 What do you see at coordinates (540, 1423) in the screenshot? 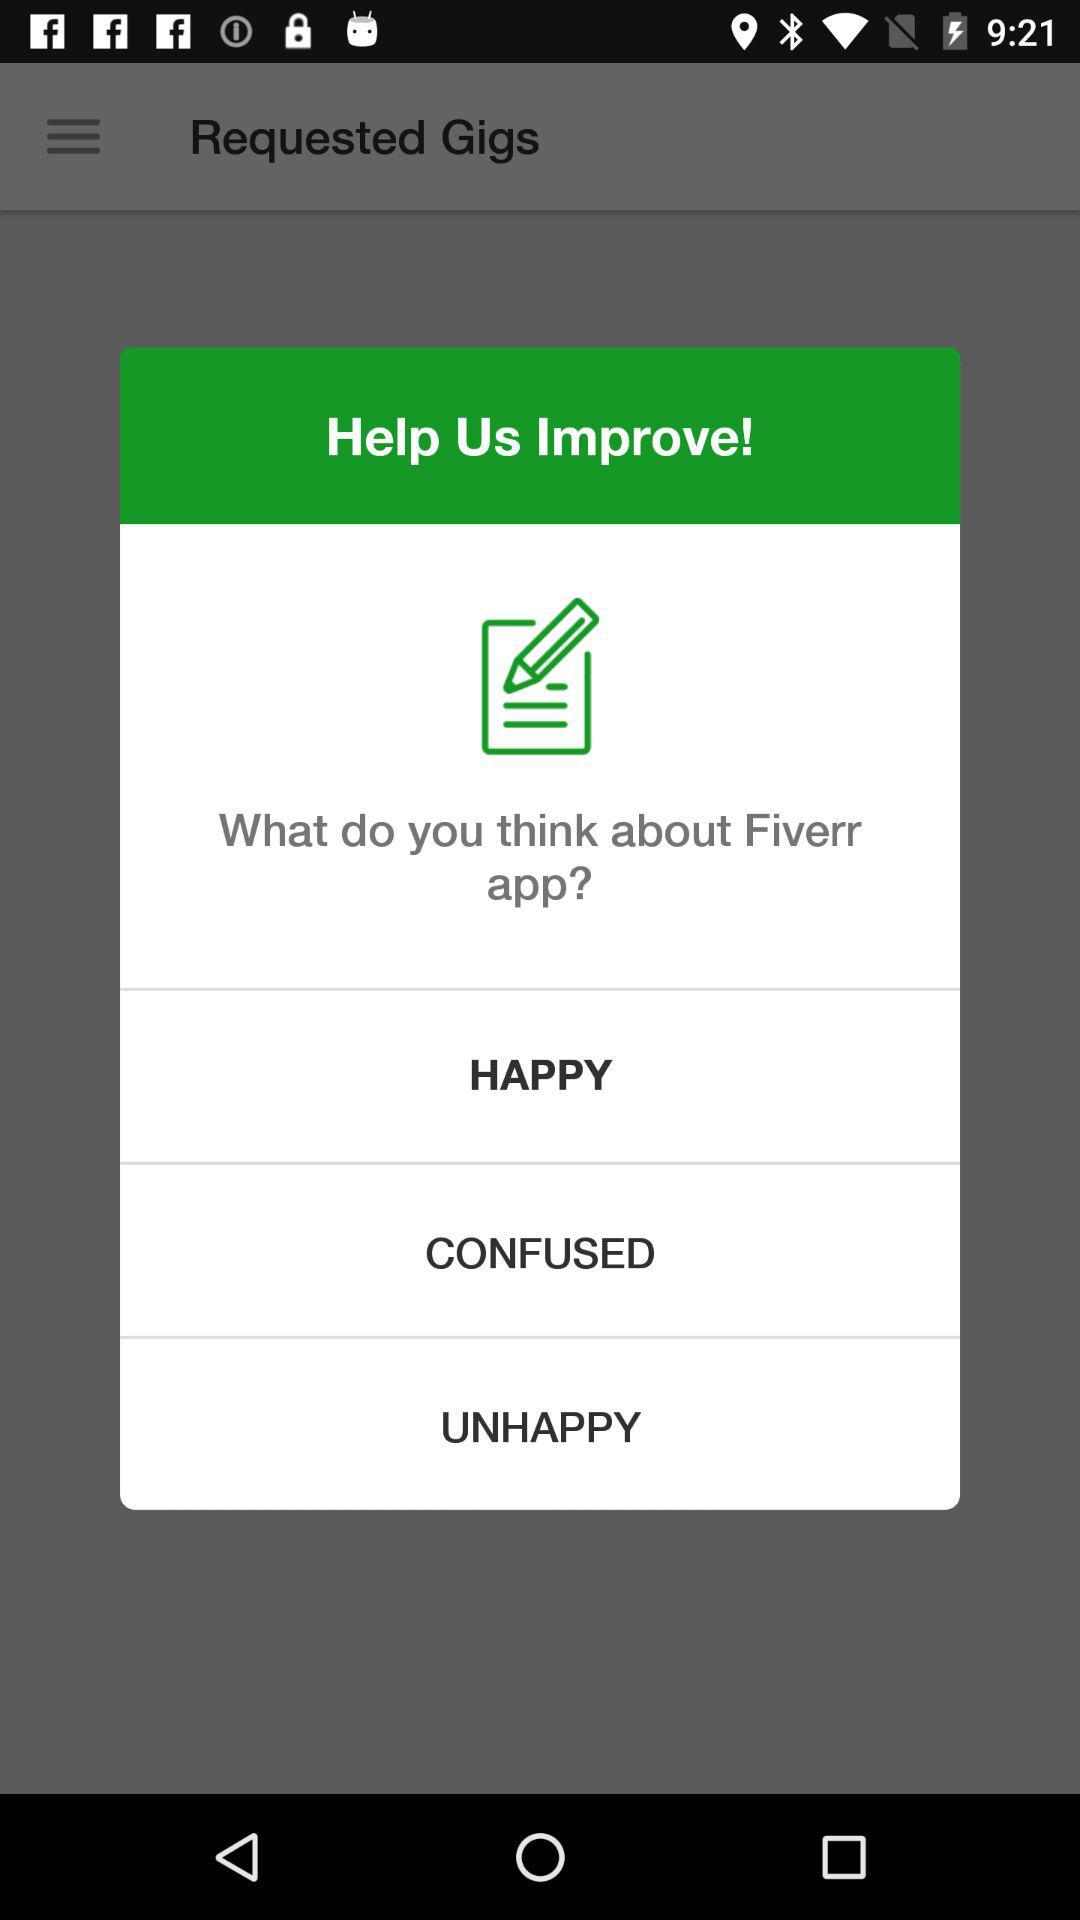
I see `the unhappy item` at bounding box center [540, 1423].